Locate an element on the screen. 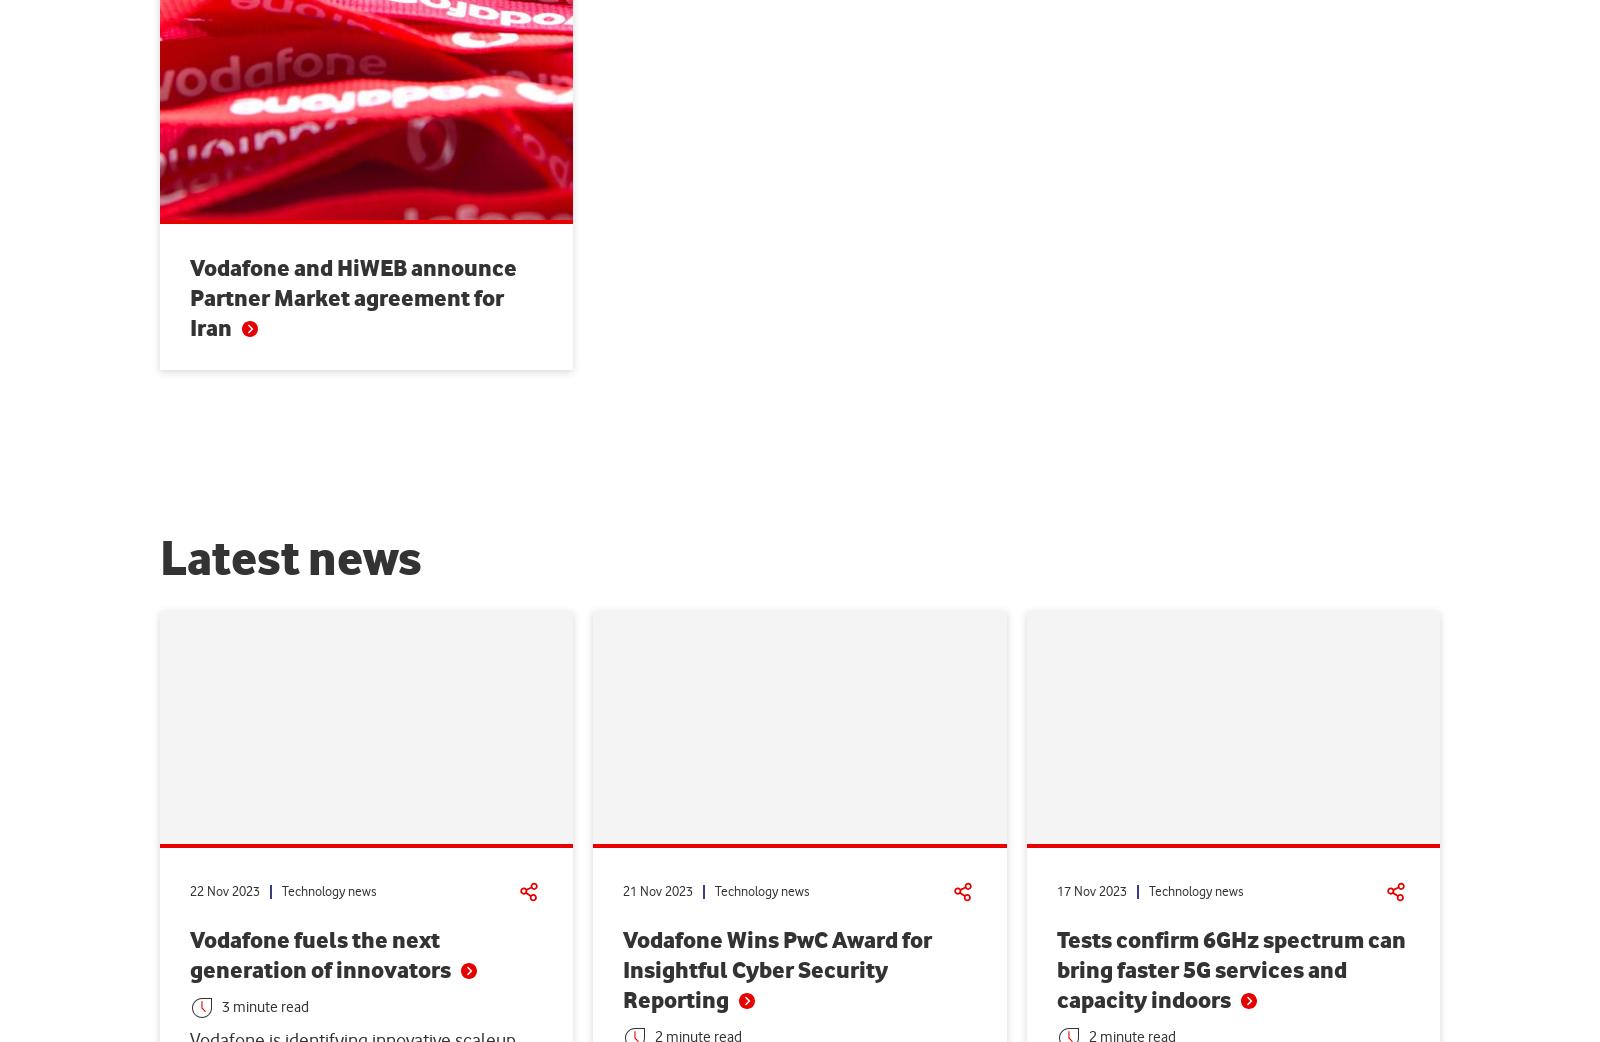 This screenshot has height=1042, width=1600. 'Tests confirm 6GHz spectrum can bring faster 5G services and capacity' is located at coordinates (1229, 969).